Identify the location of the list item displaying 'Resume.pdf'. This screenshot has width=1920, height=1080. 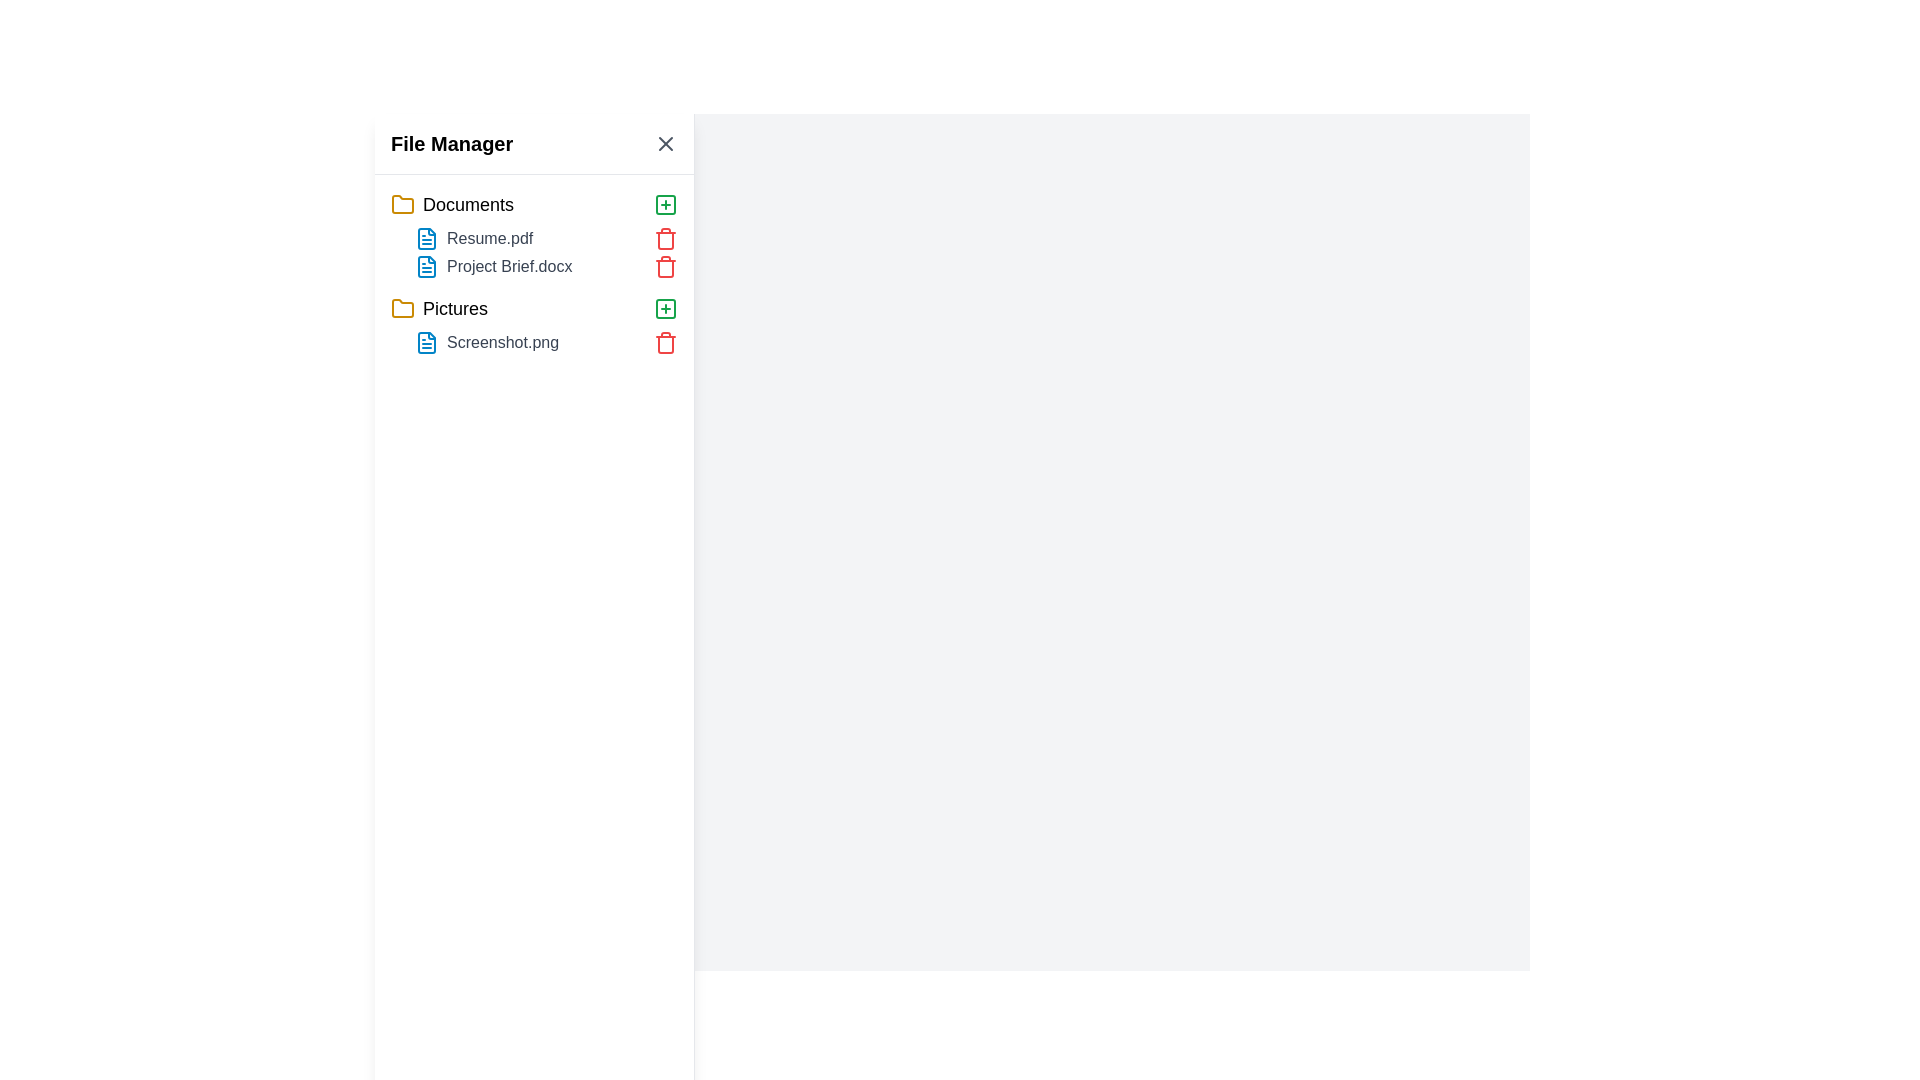
(546, 238).